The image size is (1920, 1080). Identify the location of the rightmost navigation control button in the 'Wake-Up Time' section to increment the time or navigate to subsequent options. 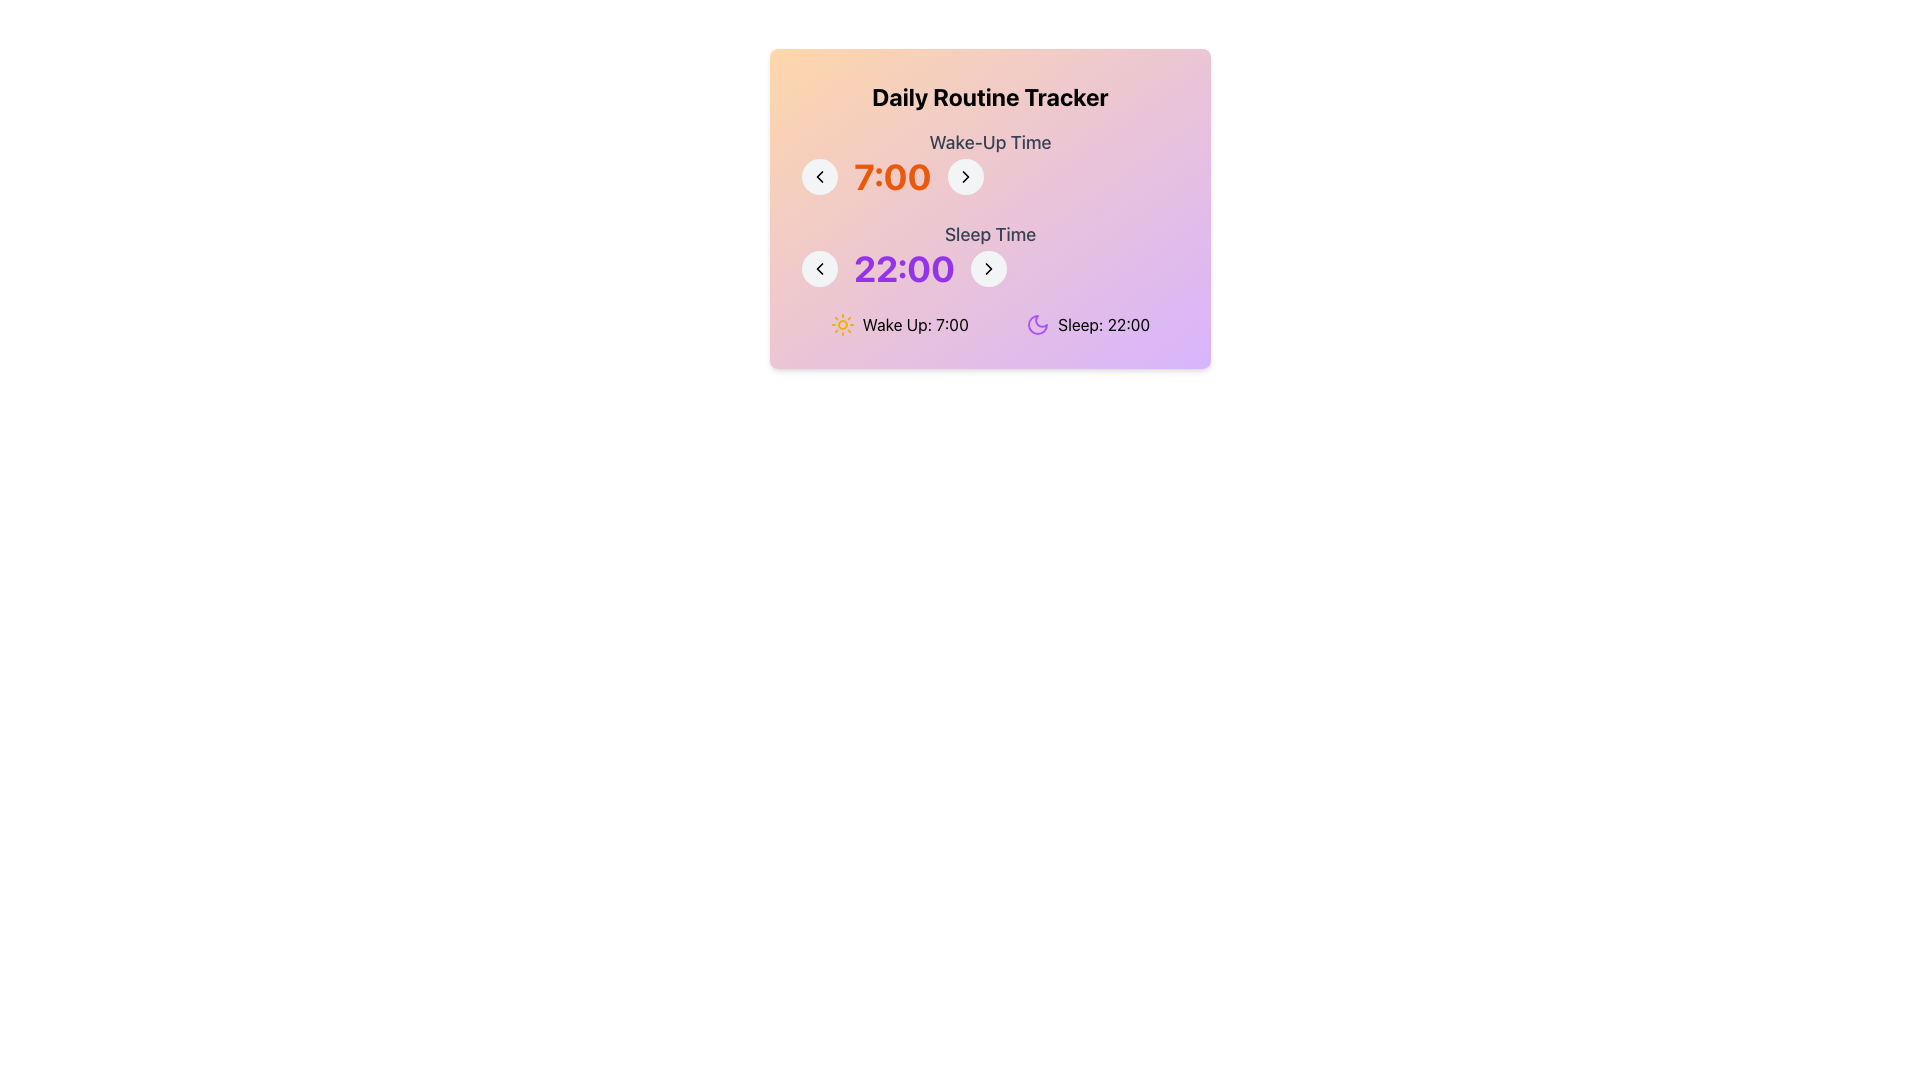
(965, 176).